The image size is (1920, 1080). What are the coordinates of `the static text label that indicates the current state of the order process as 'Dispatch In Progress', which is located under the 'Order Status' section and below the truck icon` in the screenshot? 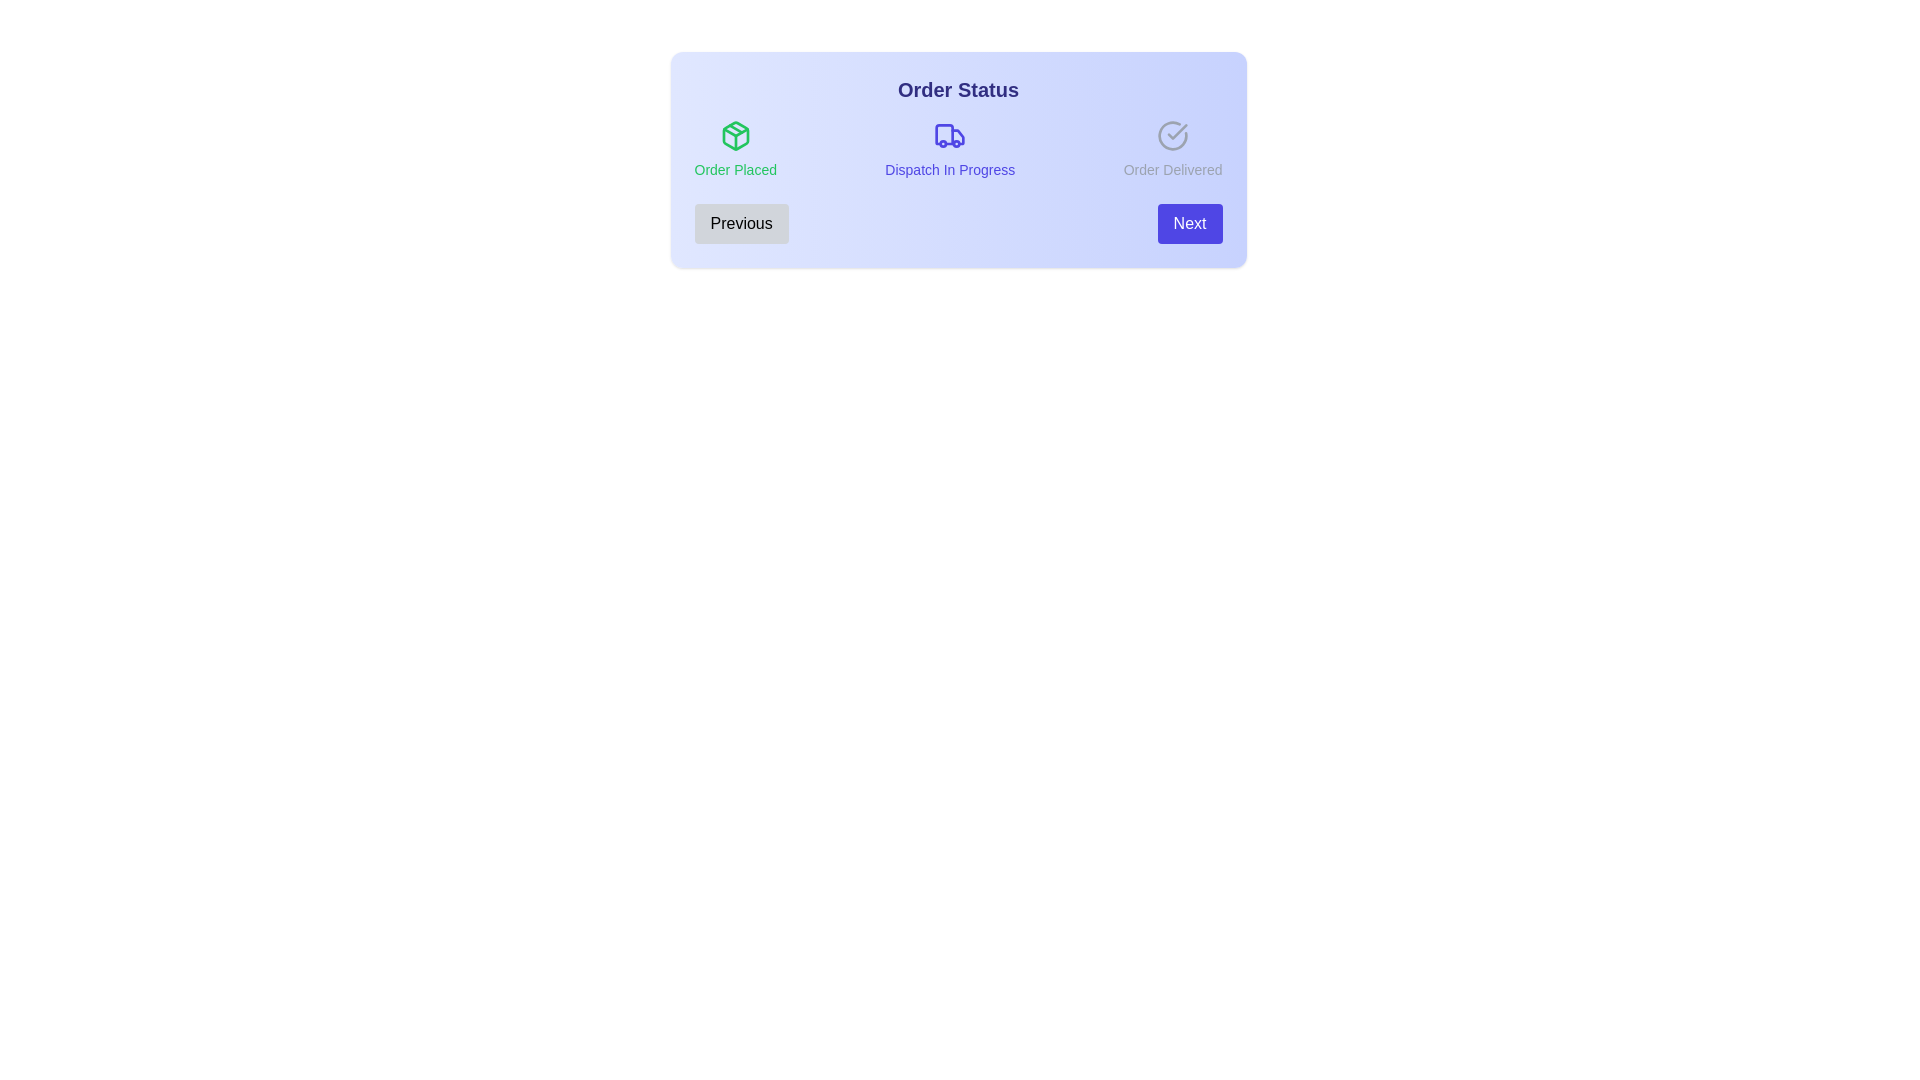 It's located at (949, 168).